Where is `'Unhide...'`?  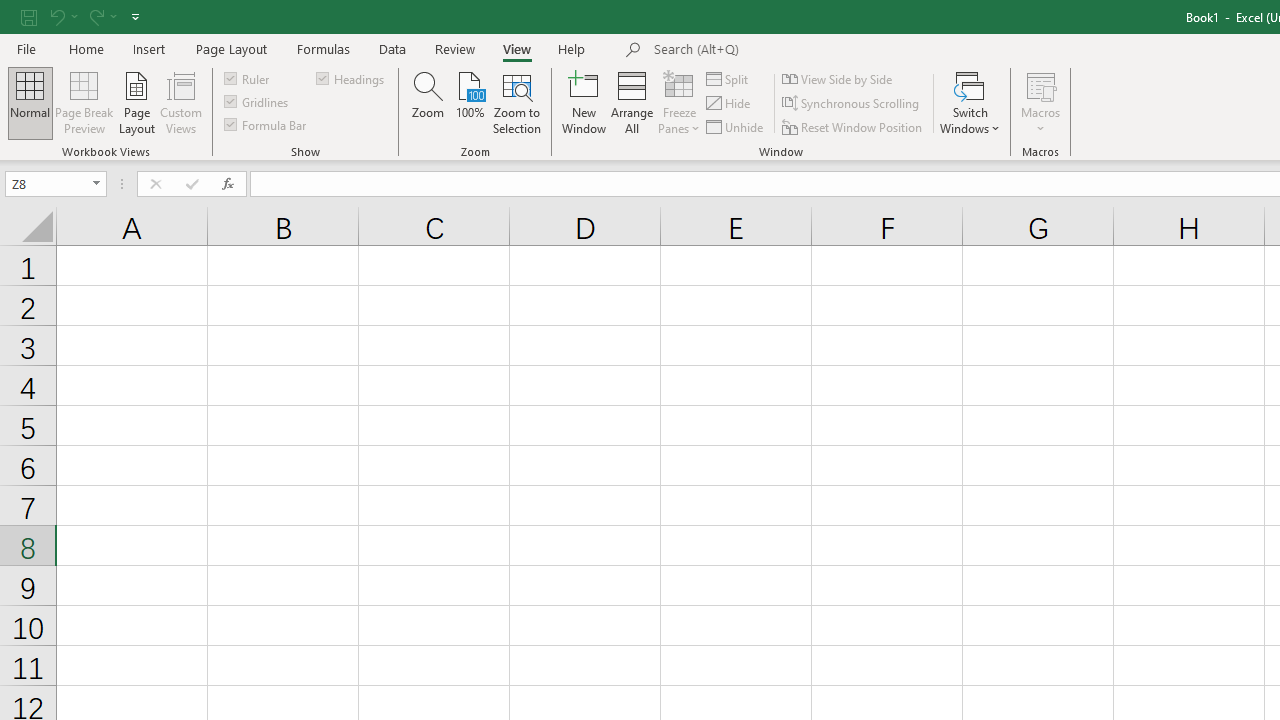
'Unhide...' is located at coordinates (735, 127).